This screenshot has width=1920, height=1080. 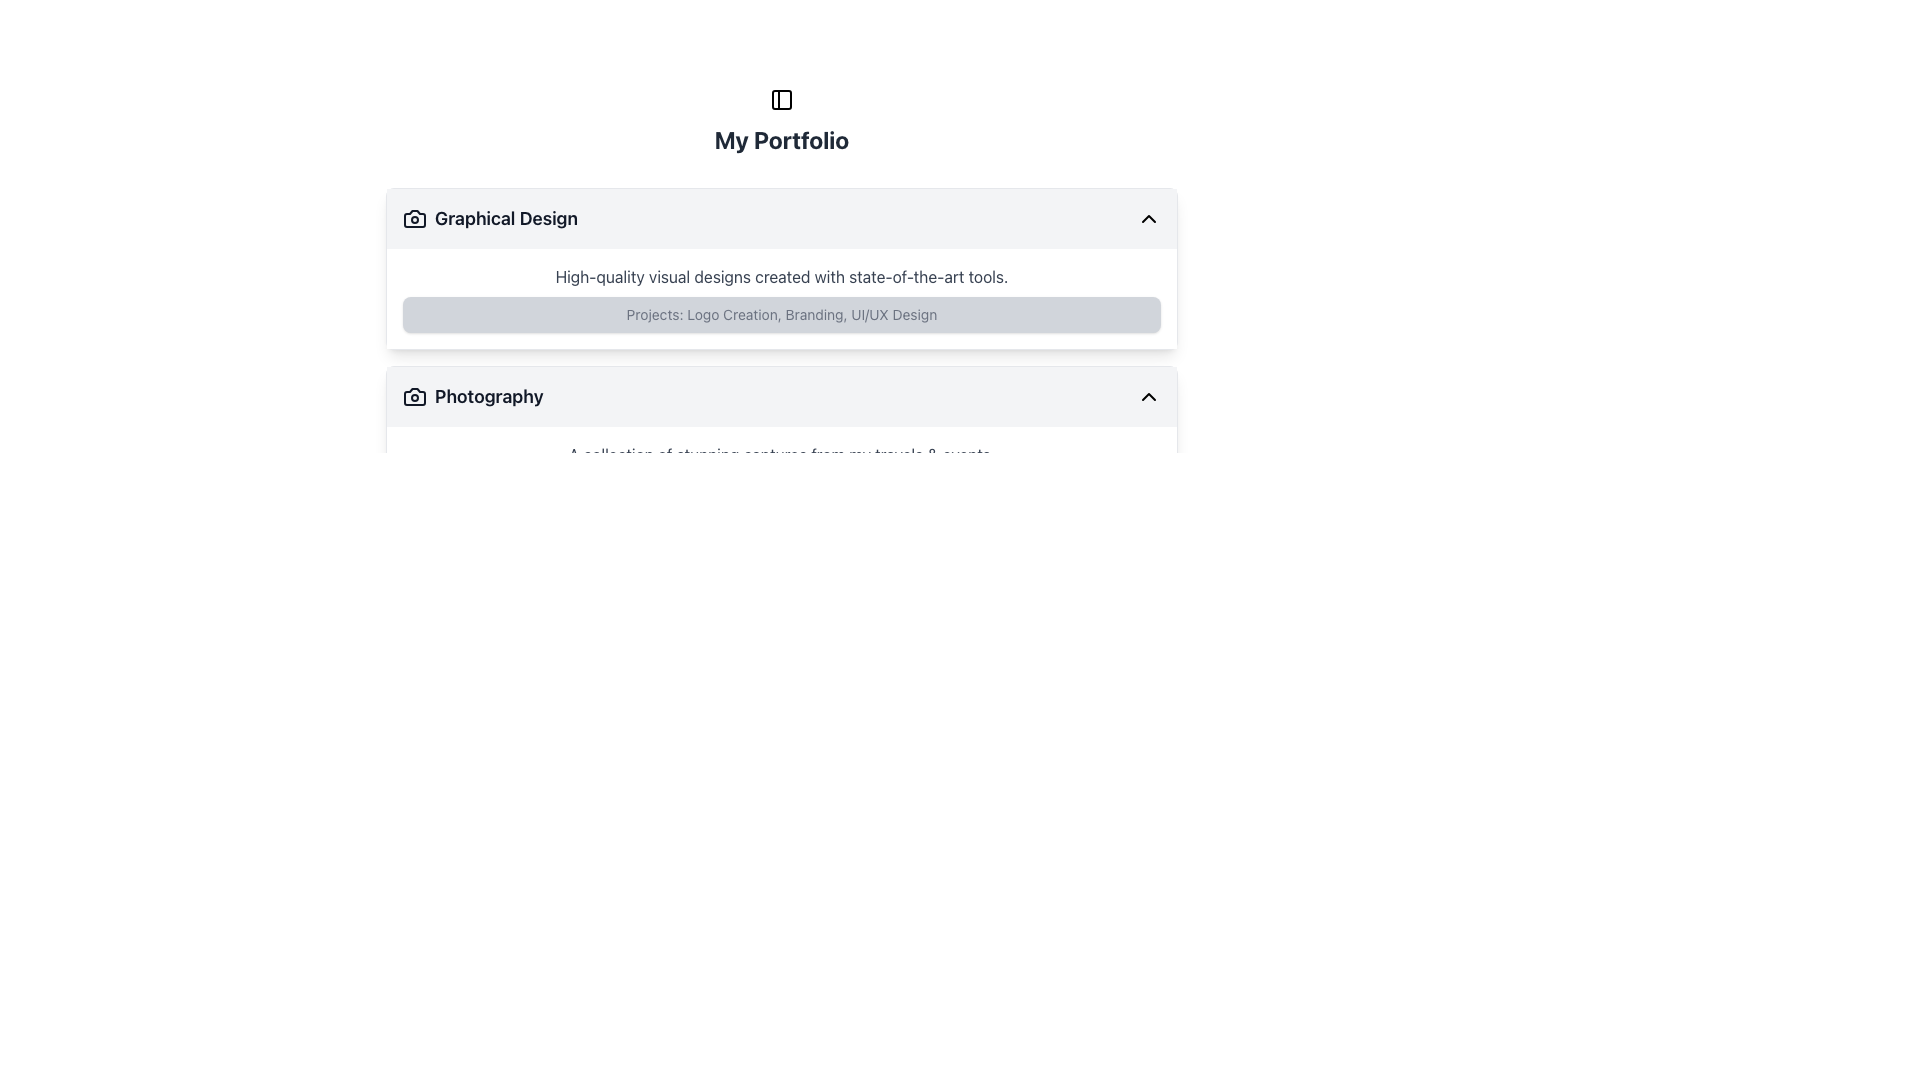 What do you see at coordinates (781, 138) in the screenshot?
I see `the Header element, which serves as the title or primary theme of the section and is positioned below a decorative icon` at bounding box center [781, 138].